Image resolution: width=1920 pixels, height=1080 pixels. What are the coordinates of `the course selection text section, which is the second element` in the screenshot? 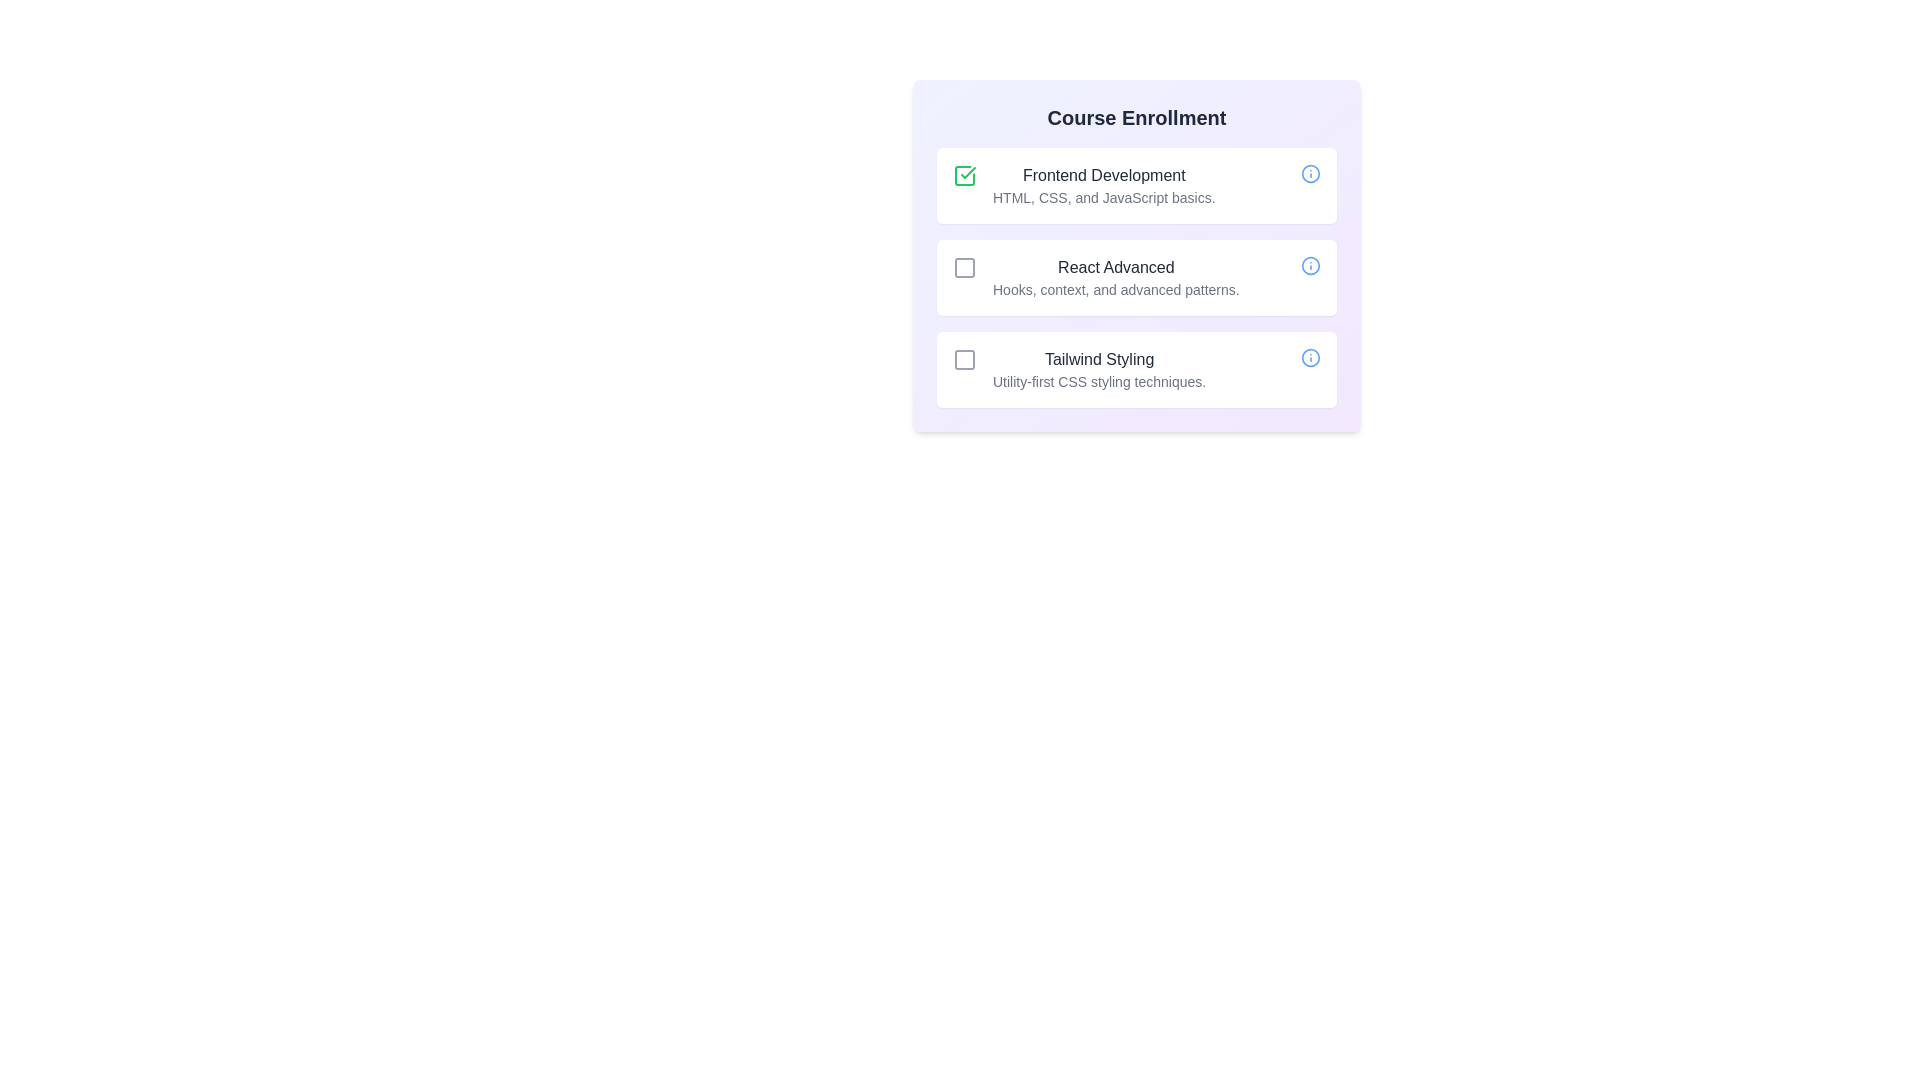 It's located at (1137, 254).